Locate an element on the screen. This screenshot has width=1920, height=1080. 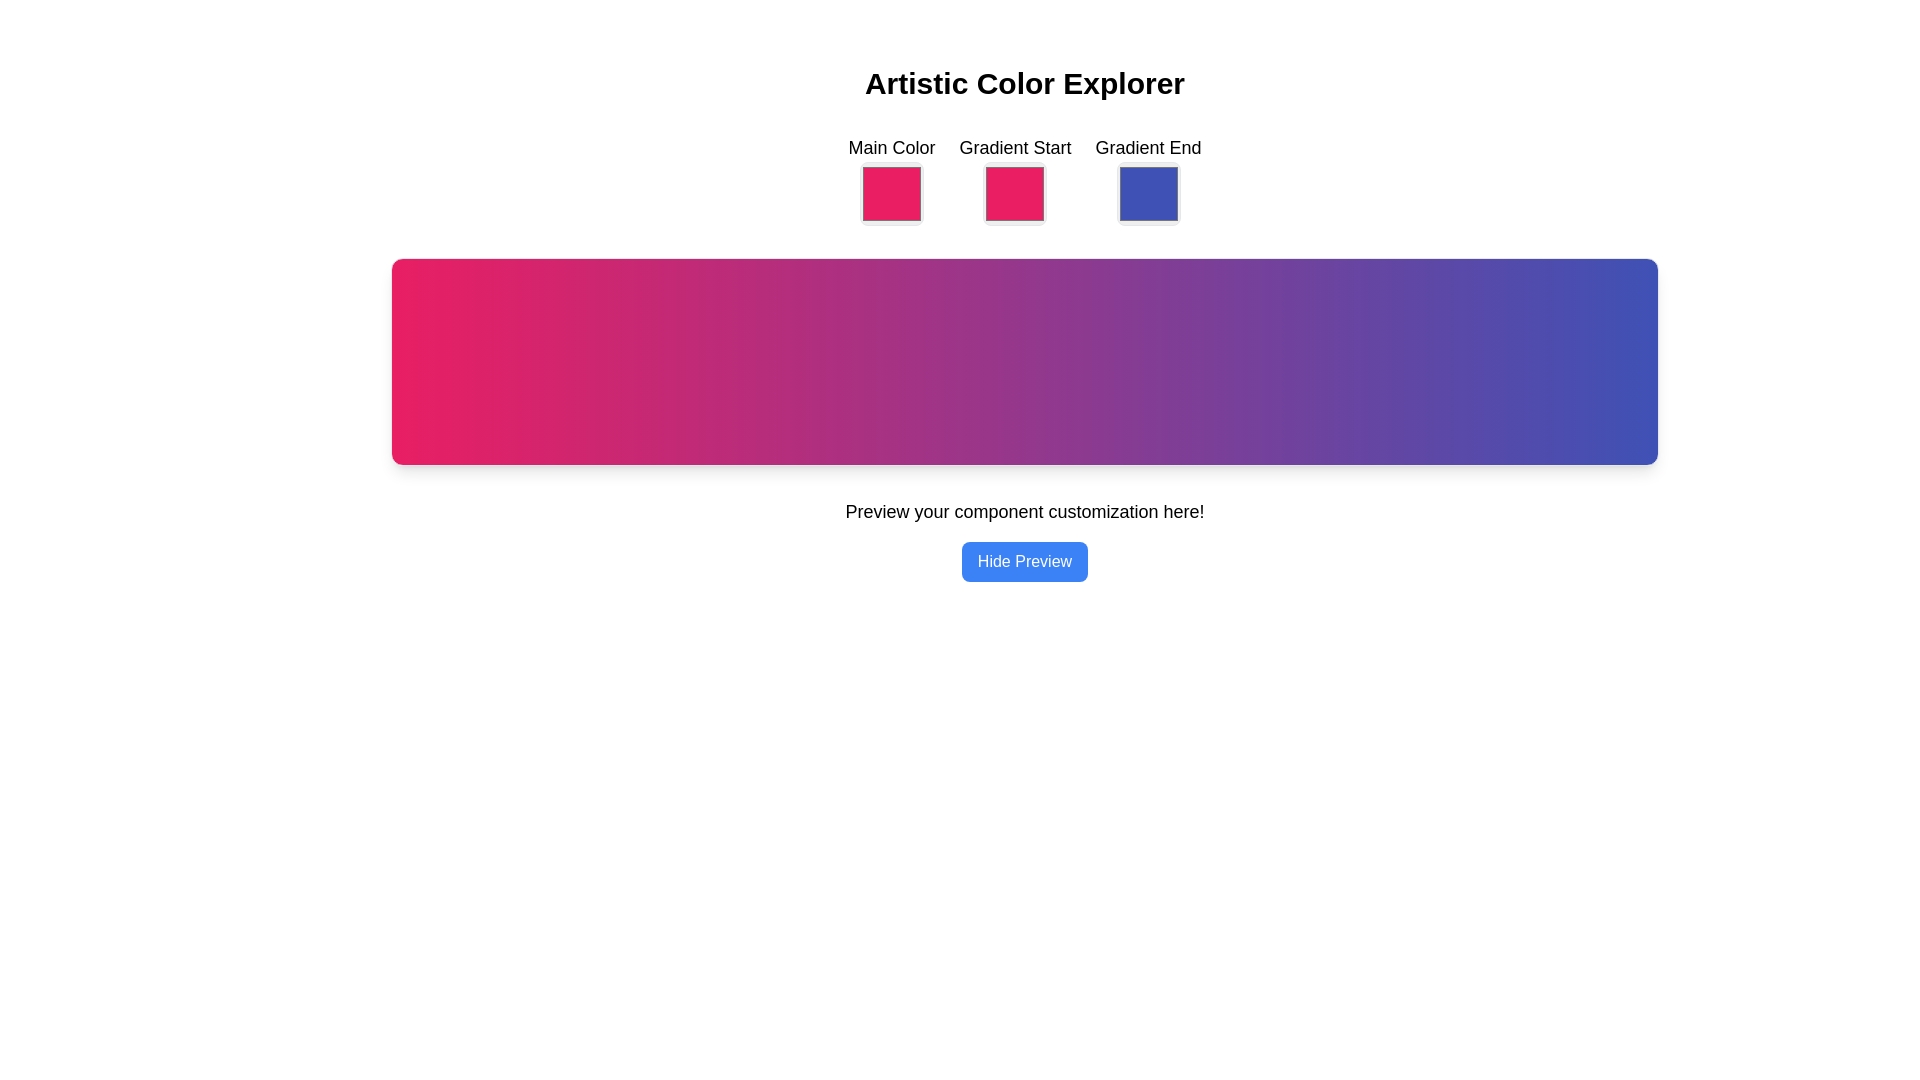
text label that says 'Preview your component customization here!' located above the 'Hide Preview' button in the Artistic Color Explorer section is located at coordinates (1025, 540).